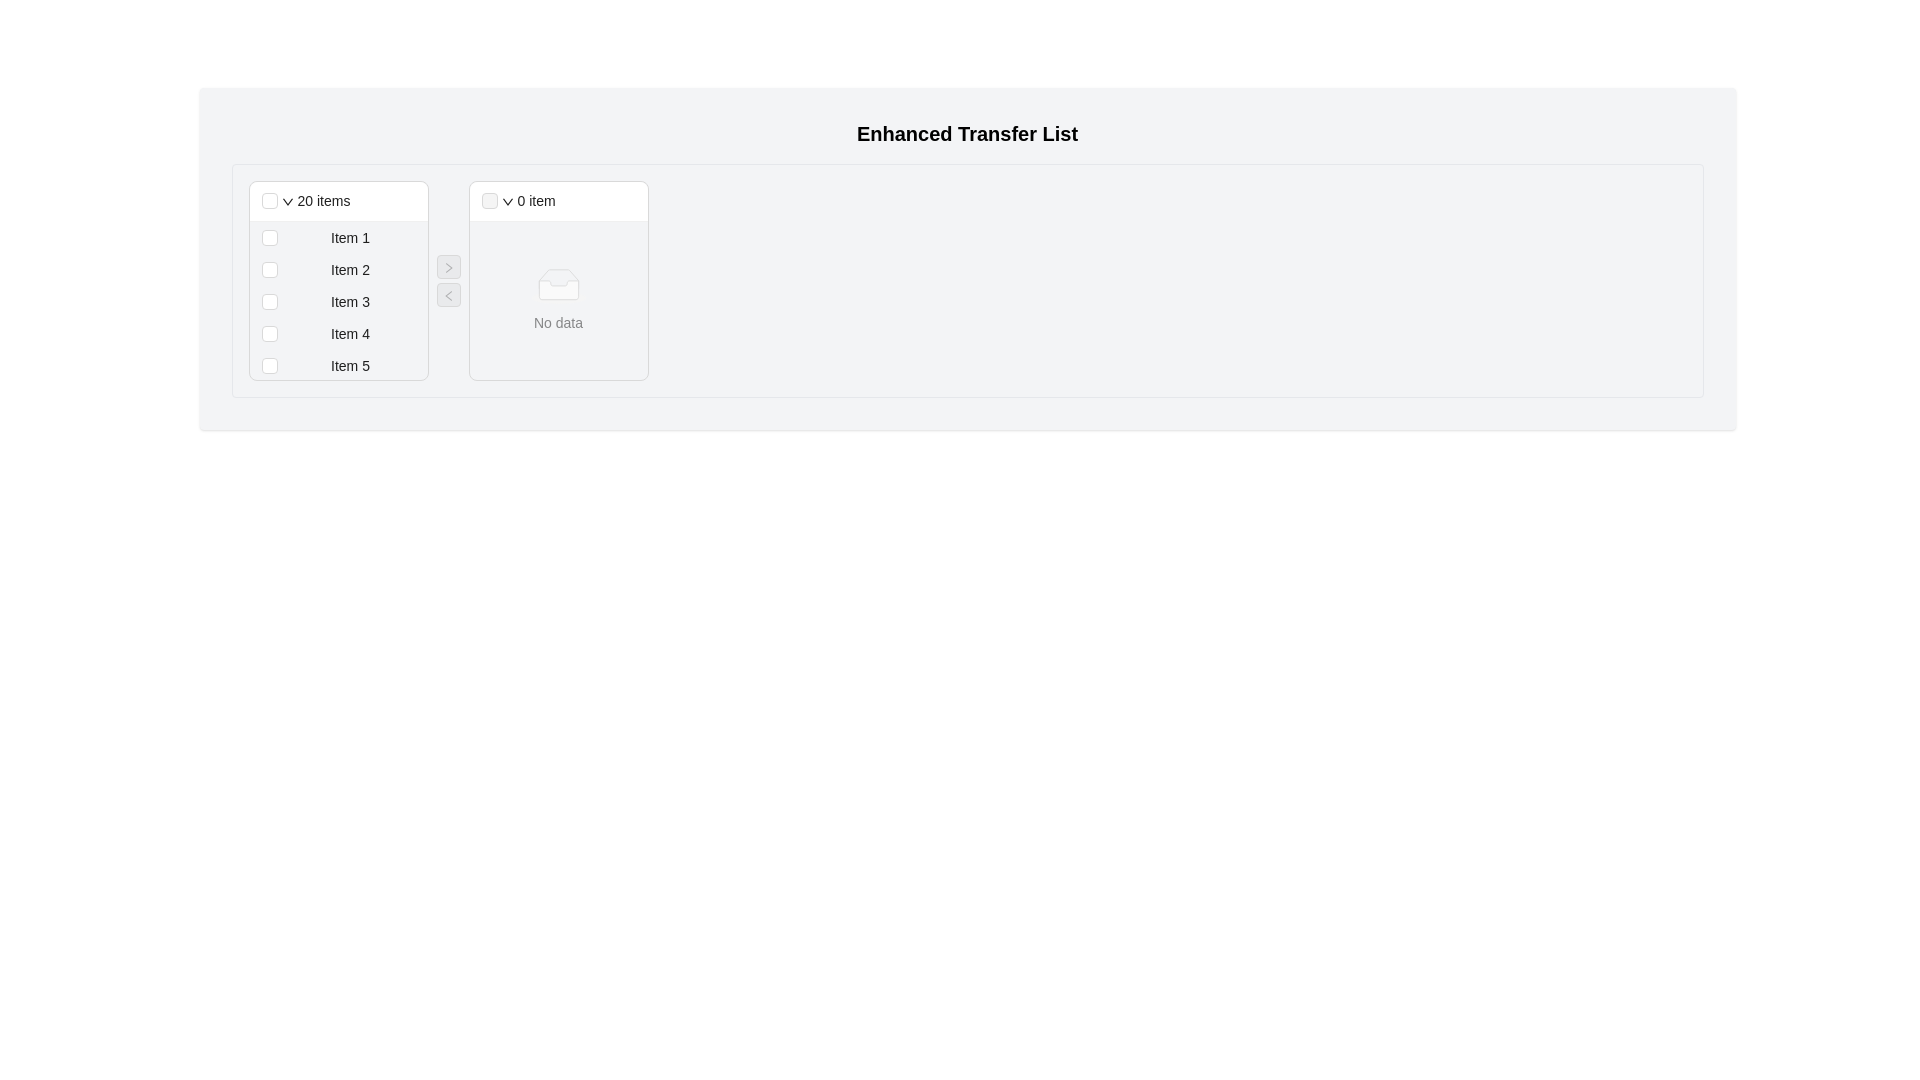 The image size is (1920, 1080). I want to click on the text label displaying 'Item 1', so click(350, 237).